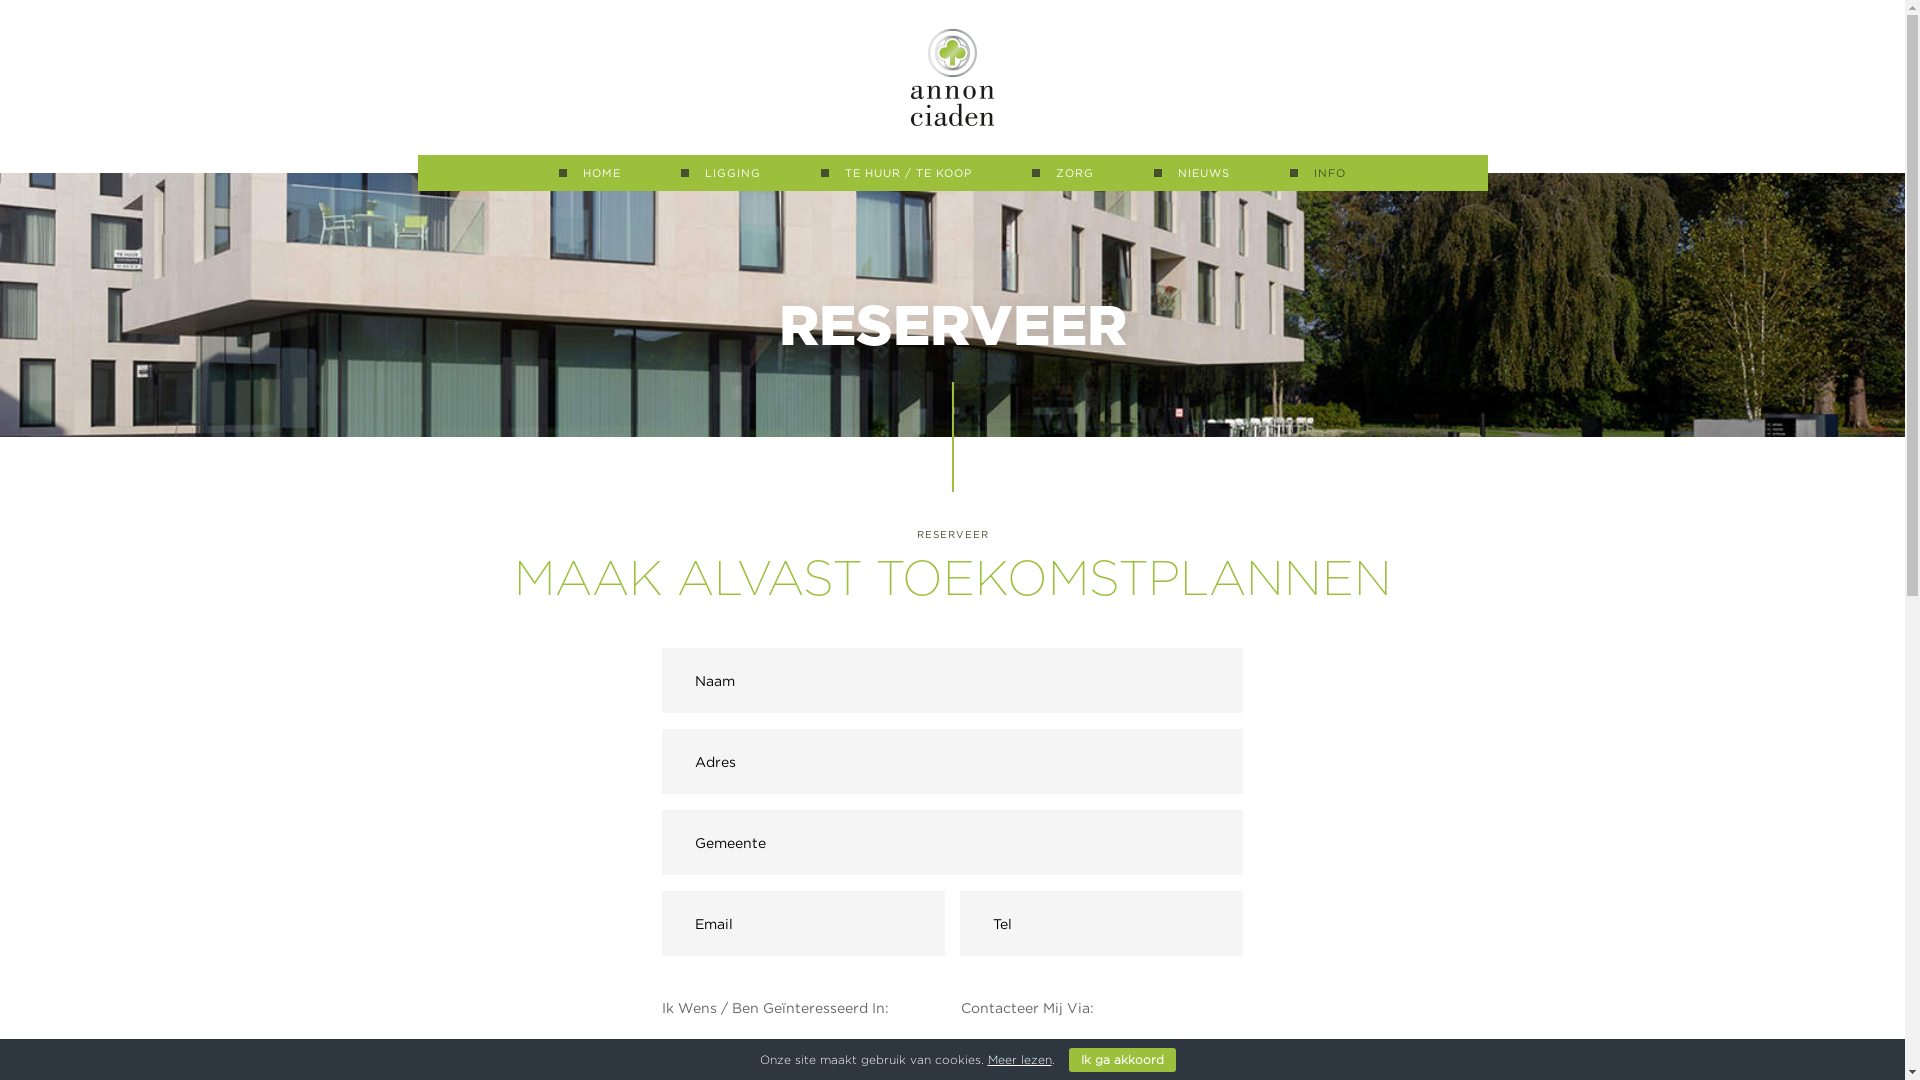 The width and height of the screenshot is (1920, 1080). What do you see at coordinates (1061, 172) in the screenshot?
I see `'ZORG'` at bounding box center [1061, 172].